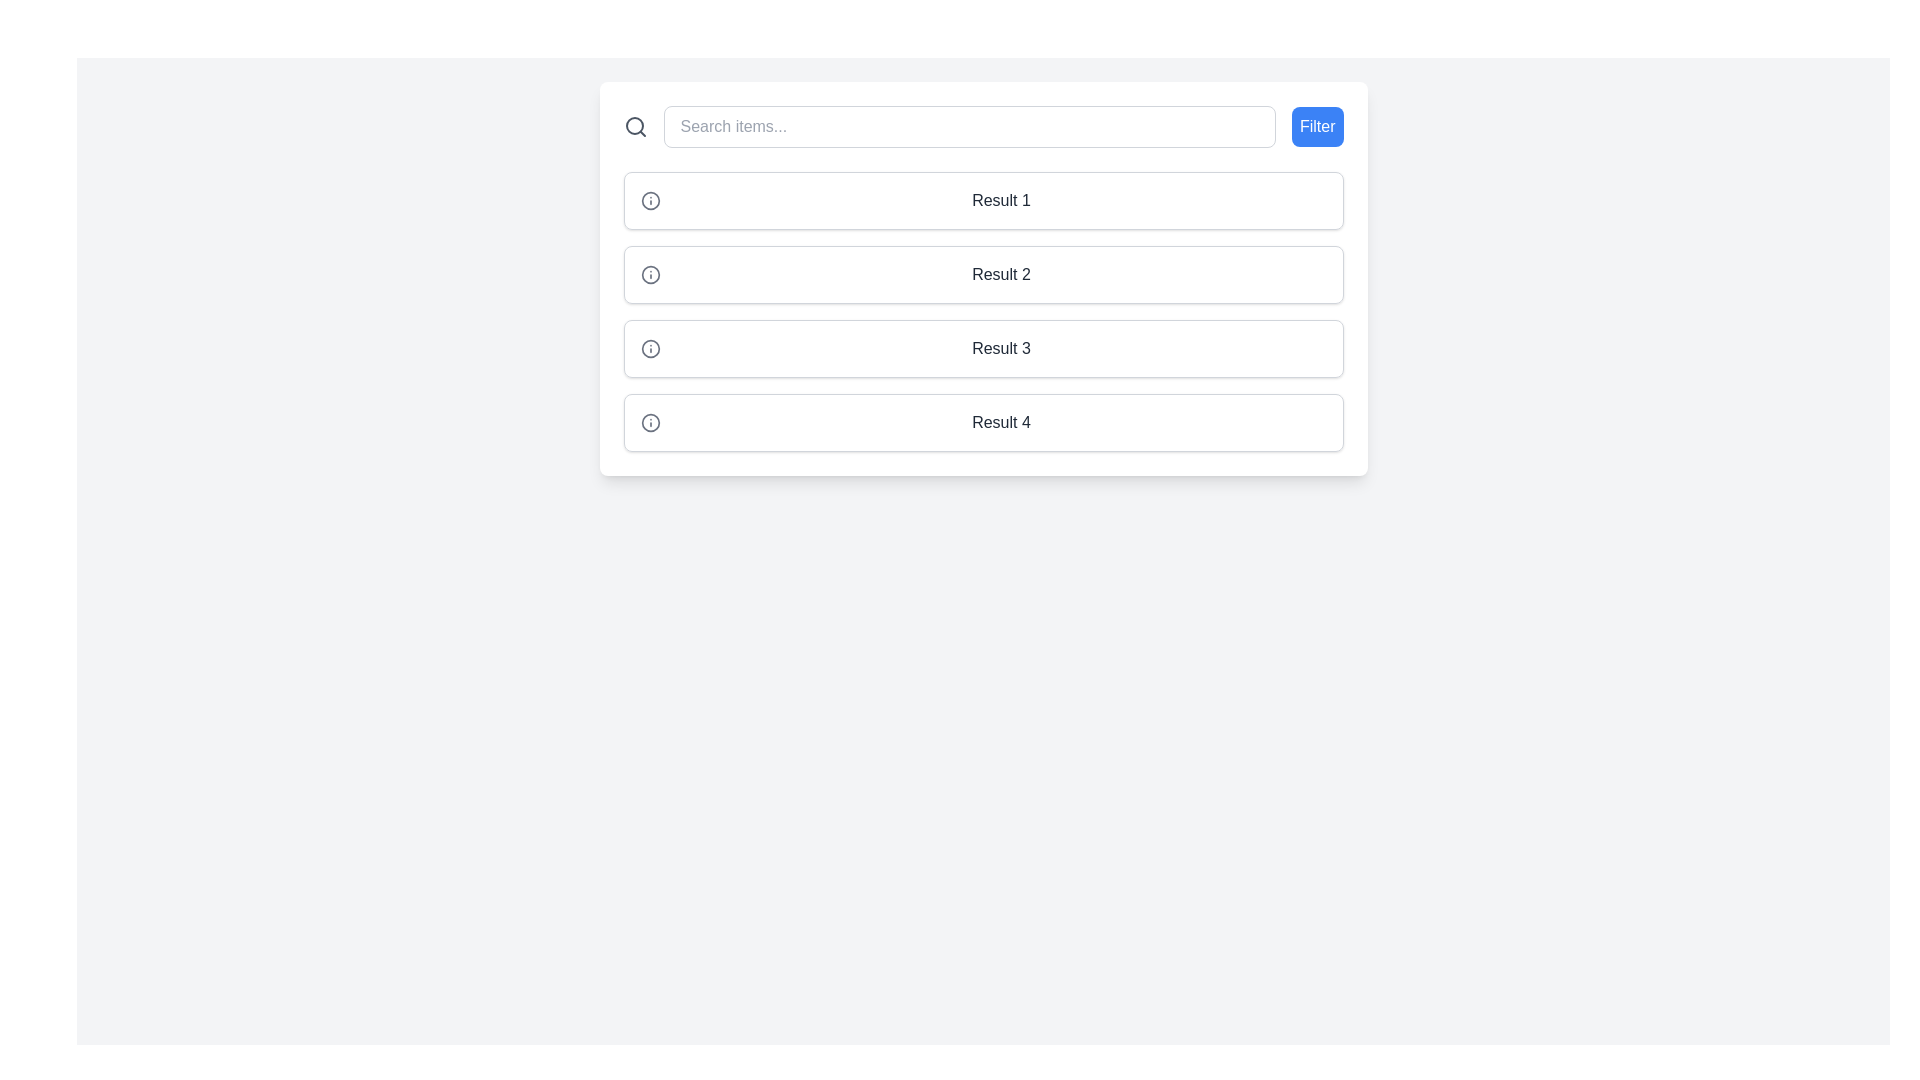 The image size is (1920, 1080). I want to click on the circular information icon with a gray color located at the leftmost part of the 'Result 4' row, which is the fourth row in the list, so click(650, 422).